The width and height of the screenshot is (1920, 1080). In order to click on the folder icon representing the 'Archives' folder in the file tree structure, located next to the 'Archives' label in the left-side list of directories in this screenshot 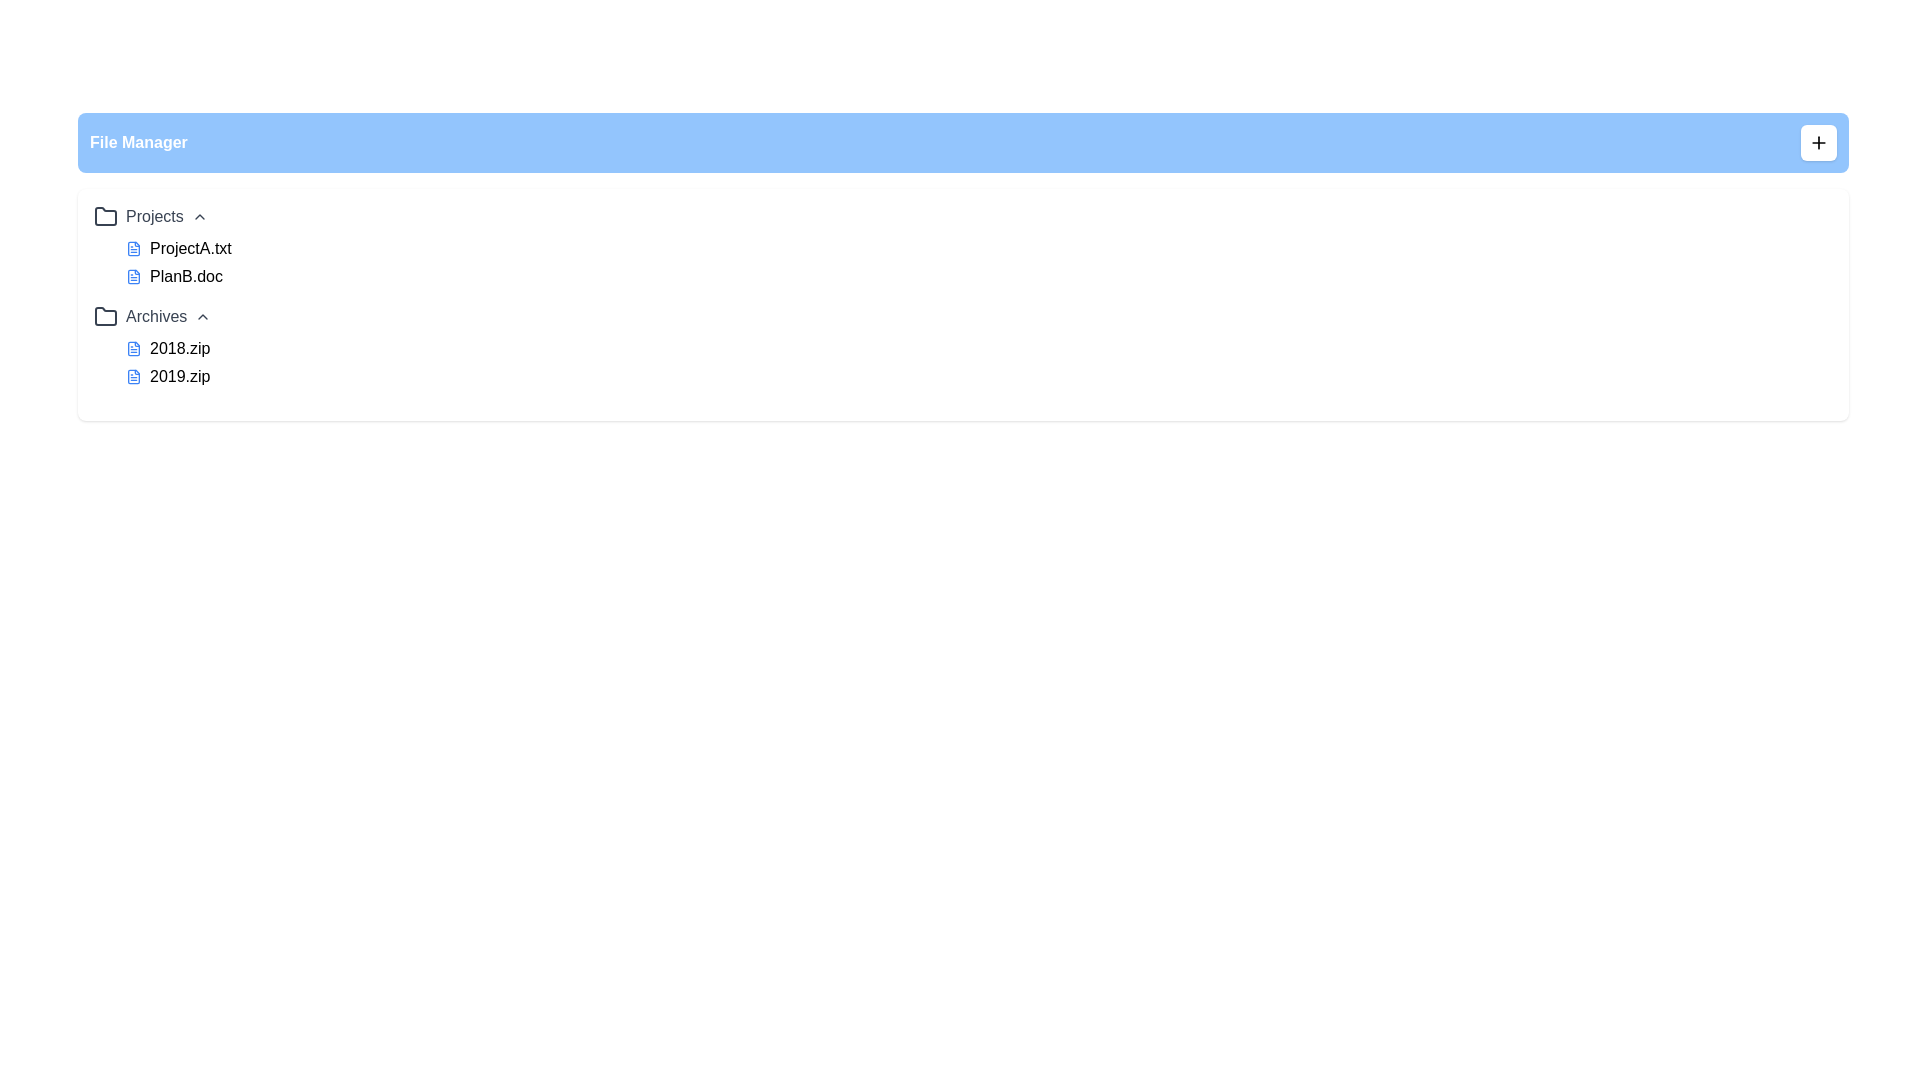, I will do `click(104, 315)`.